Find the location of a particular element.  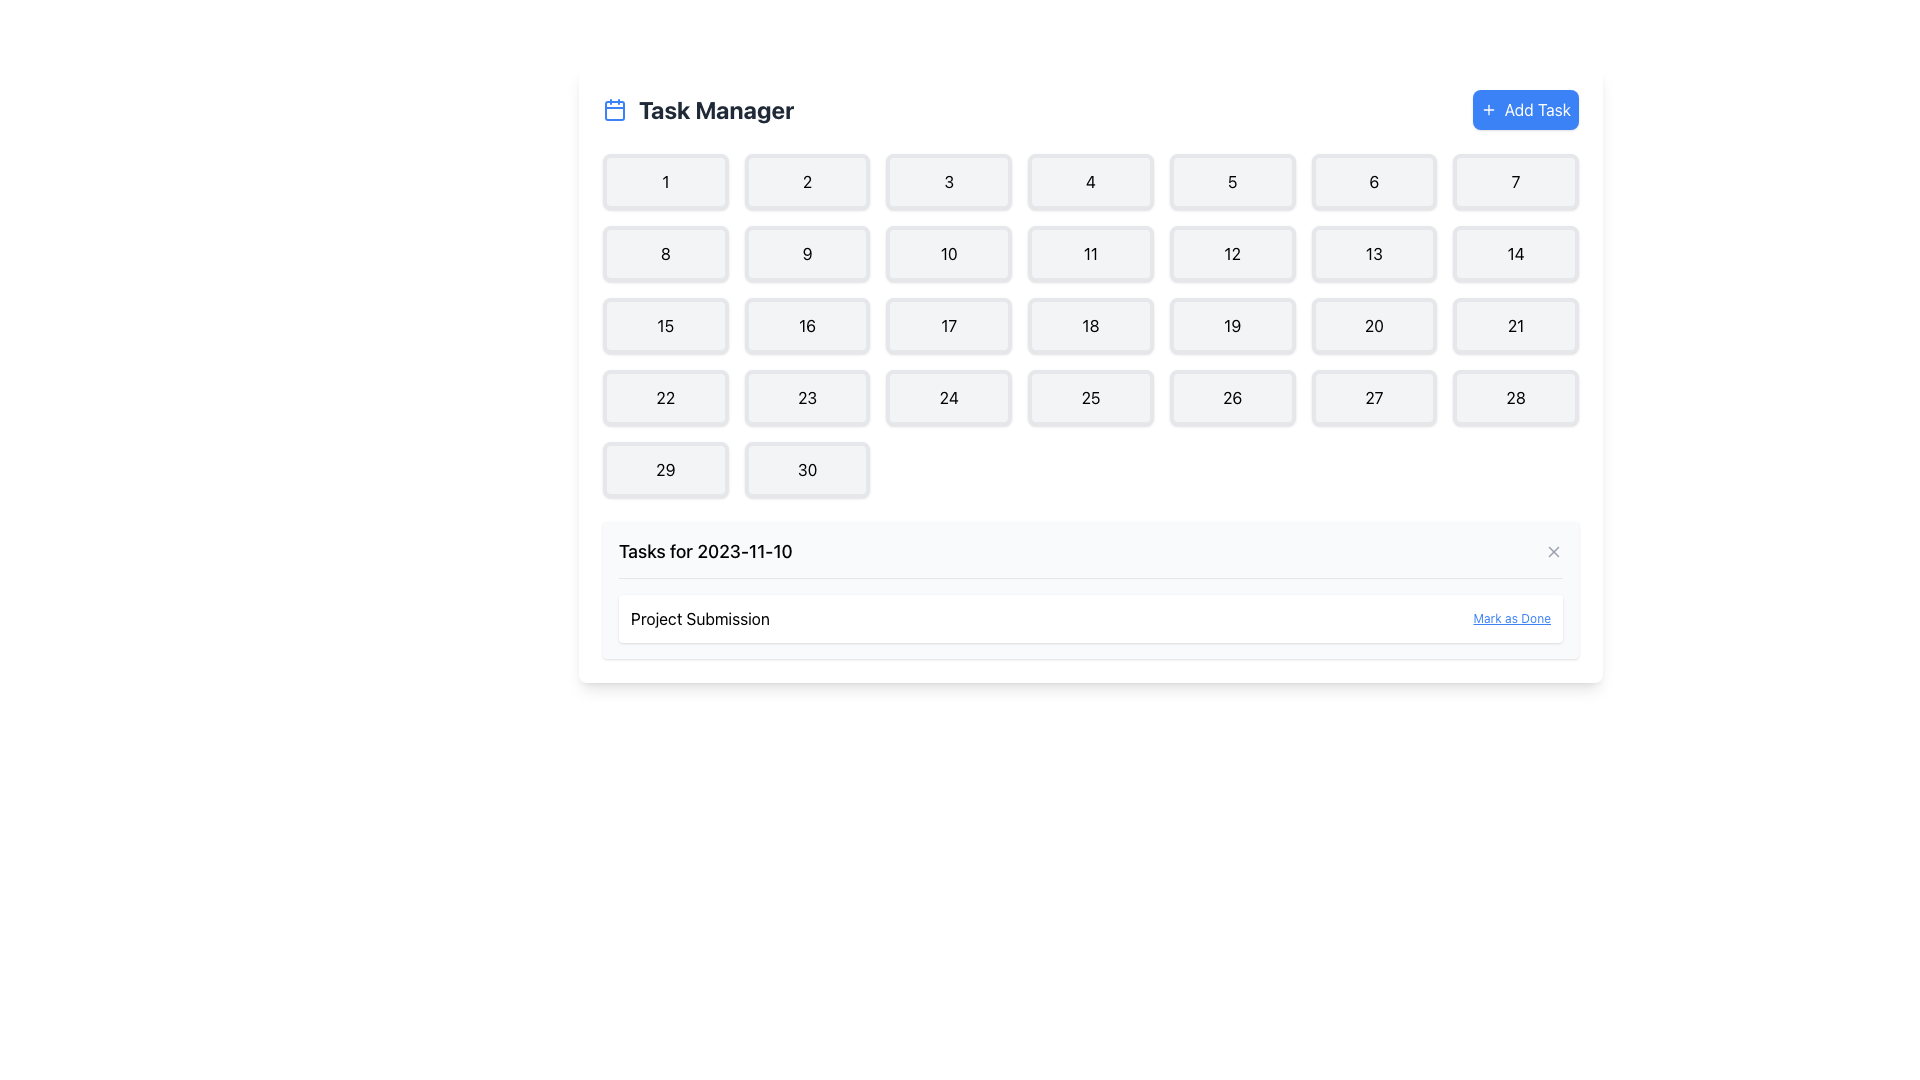

the square button with rounded corners that displays the number '21' is located at coordinates (1516, 325).